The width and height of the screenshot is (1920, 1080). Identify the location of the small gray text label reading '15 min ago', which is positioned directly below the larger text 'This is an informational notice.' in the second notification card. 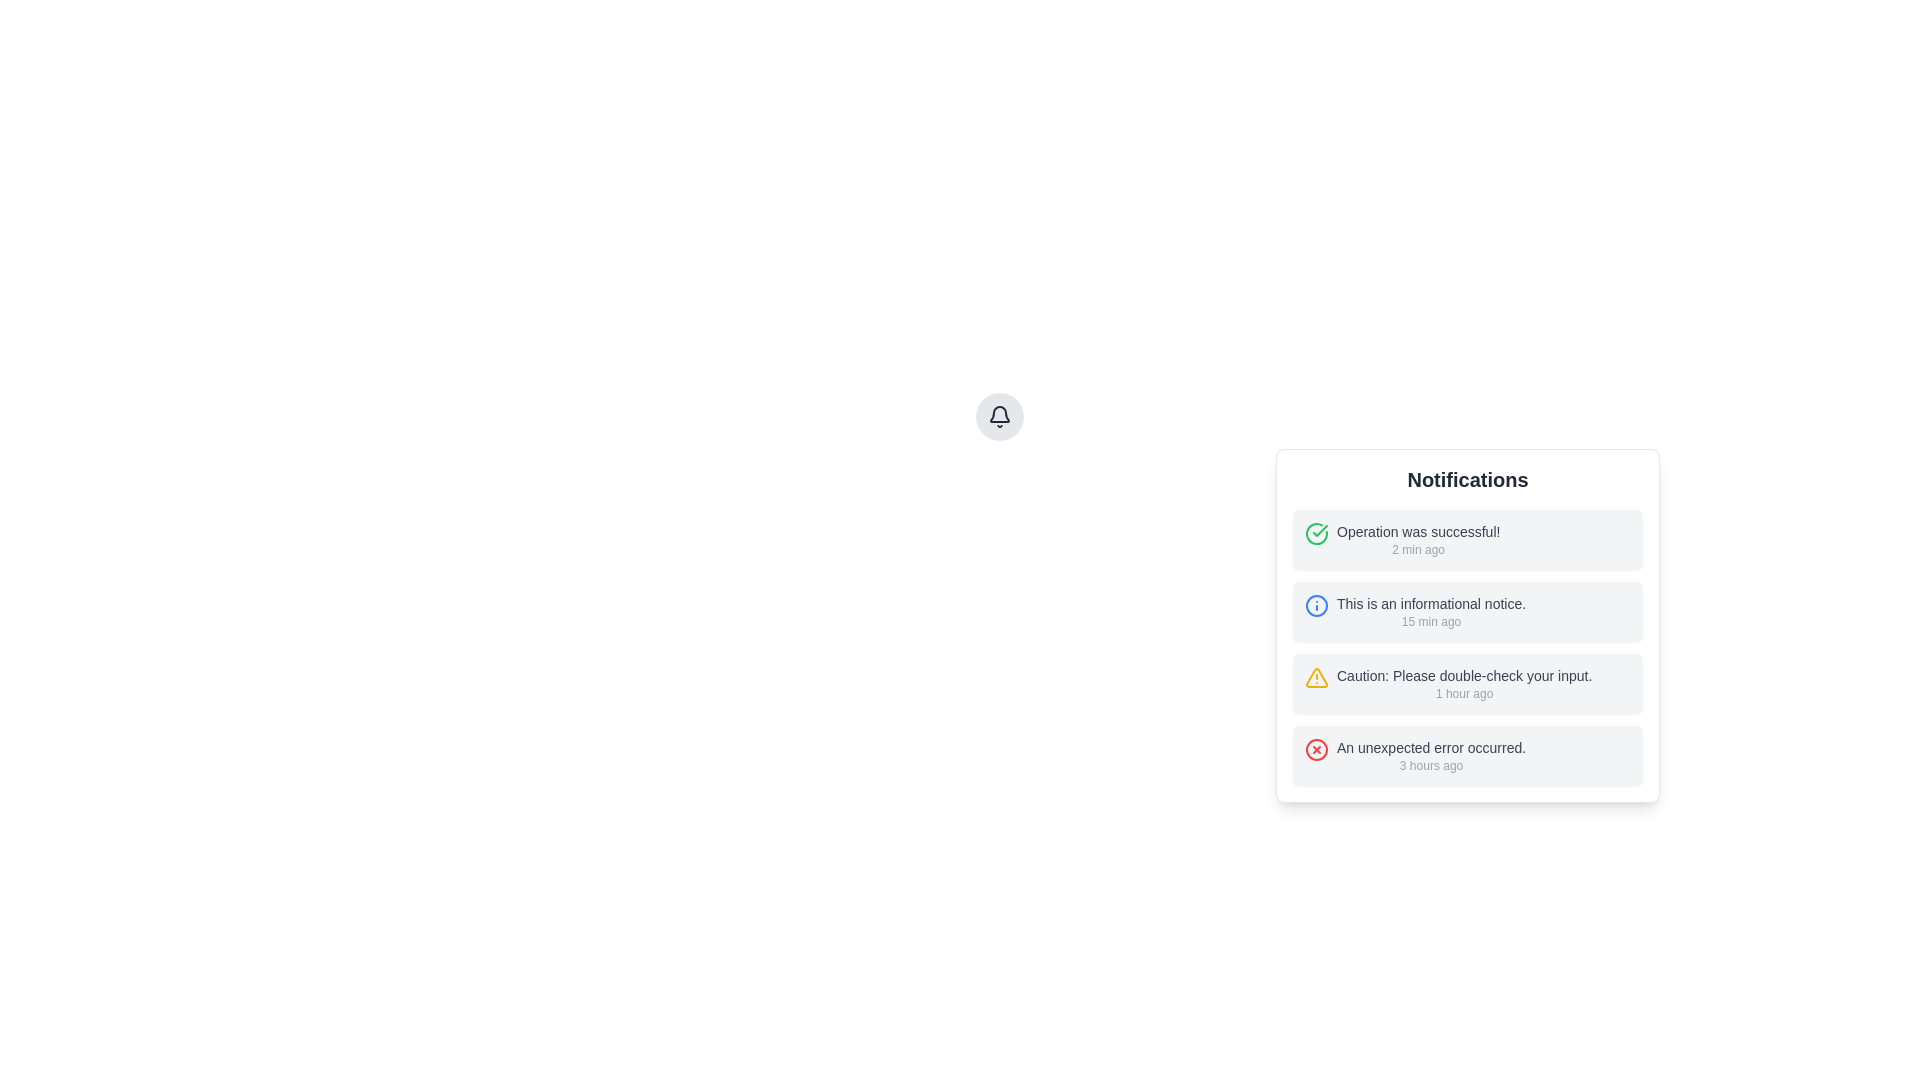
(1430, 620).